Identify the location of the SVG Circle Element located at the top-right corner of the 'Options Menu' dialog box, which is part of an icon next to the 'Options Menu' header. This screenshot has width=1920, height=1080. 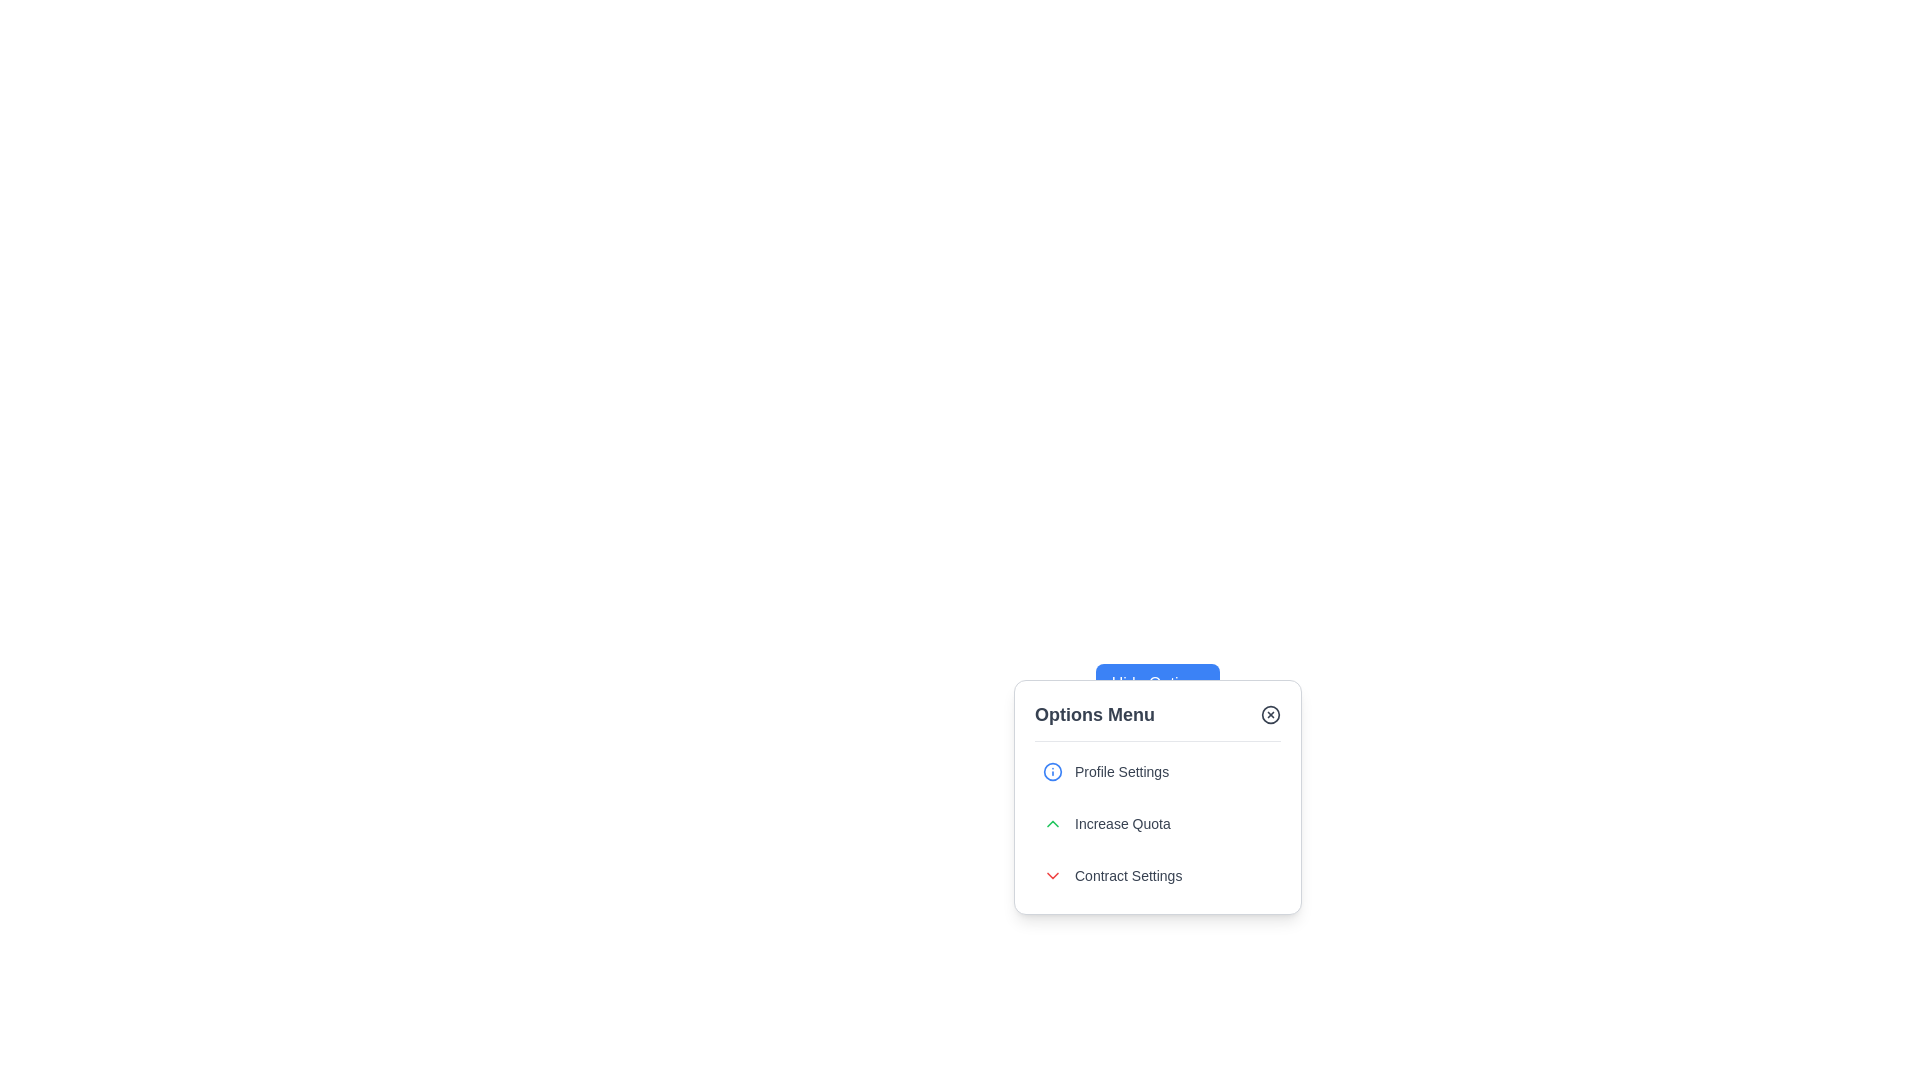
(1270, 713).